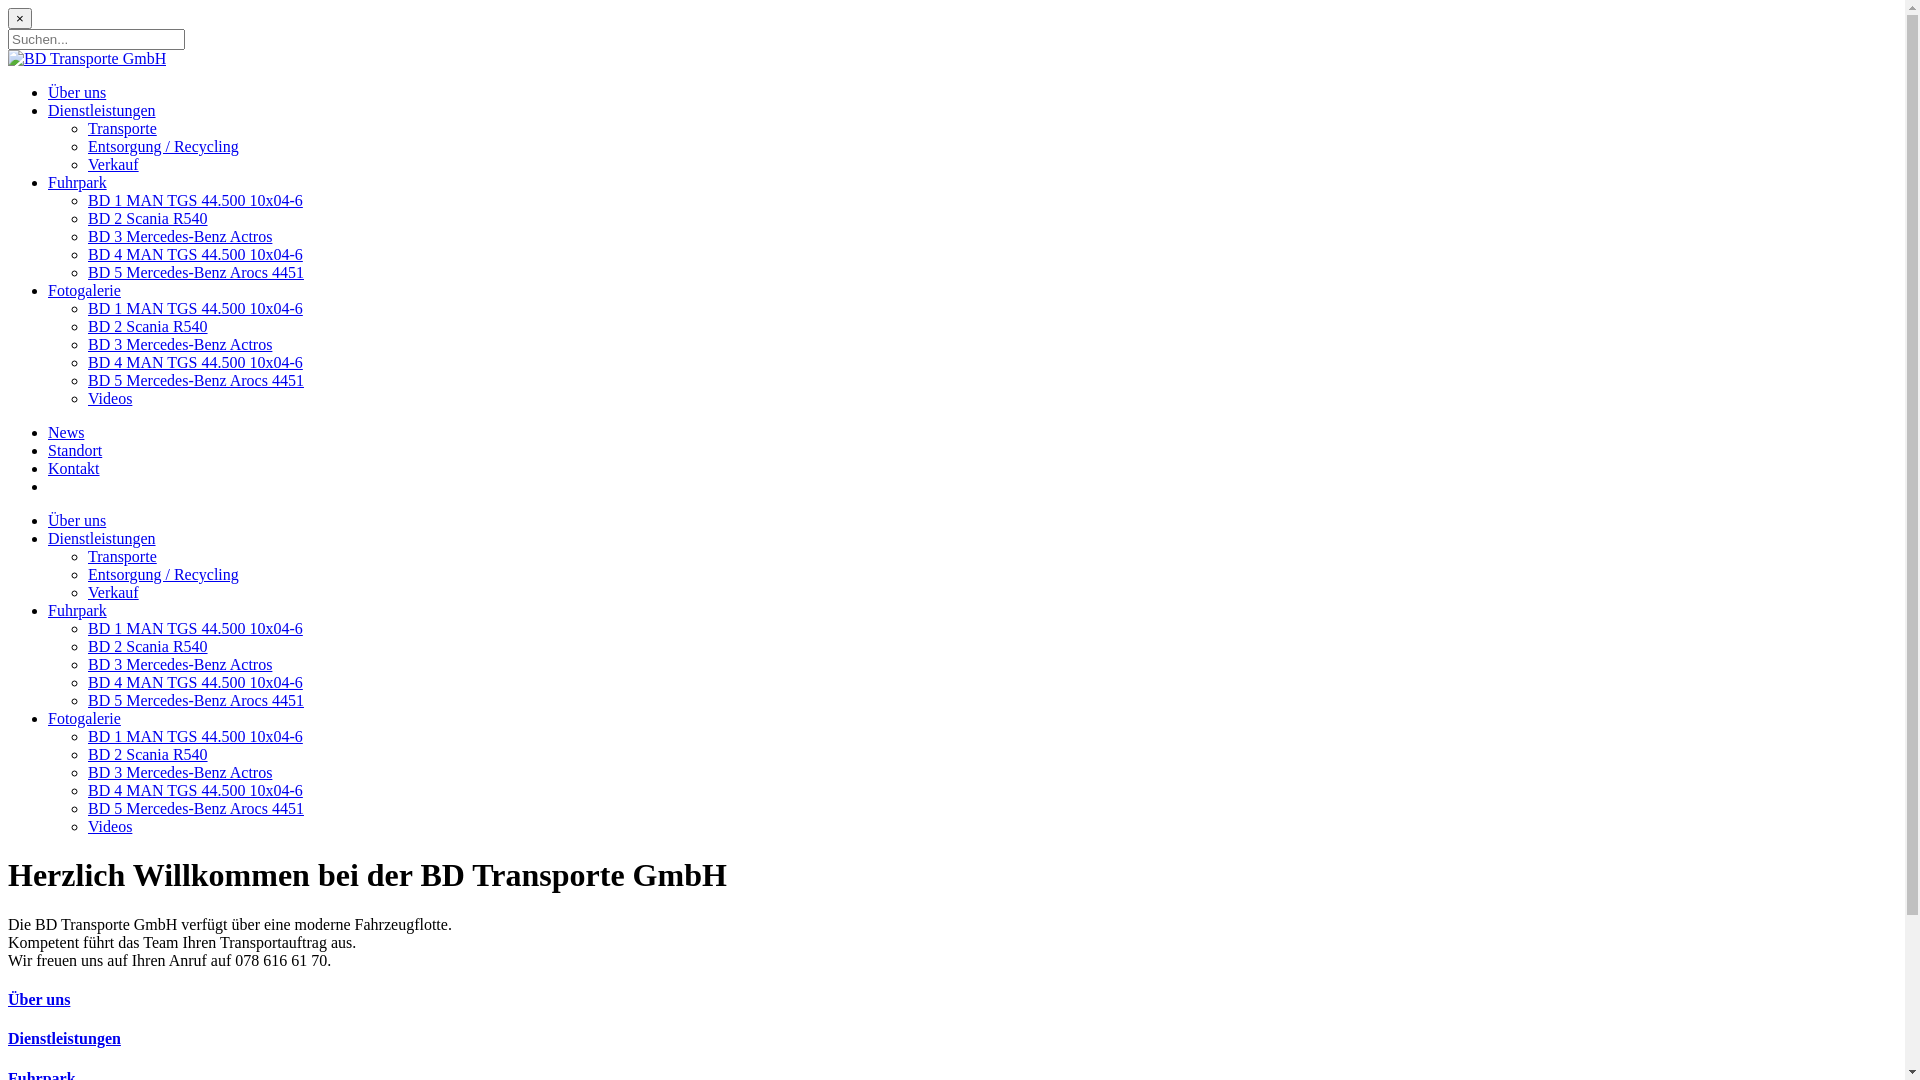  Describe the element at coordinates (100, 537) in the screenshot. I see `'Dienstleistungen'` at that location.